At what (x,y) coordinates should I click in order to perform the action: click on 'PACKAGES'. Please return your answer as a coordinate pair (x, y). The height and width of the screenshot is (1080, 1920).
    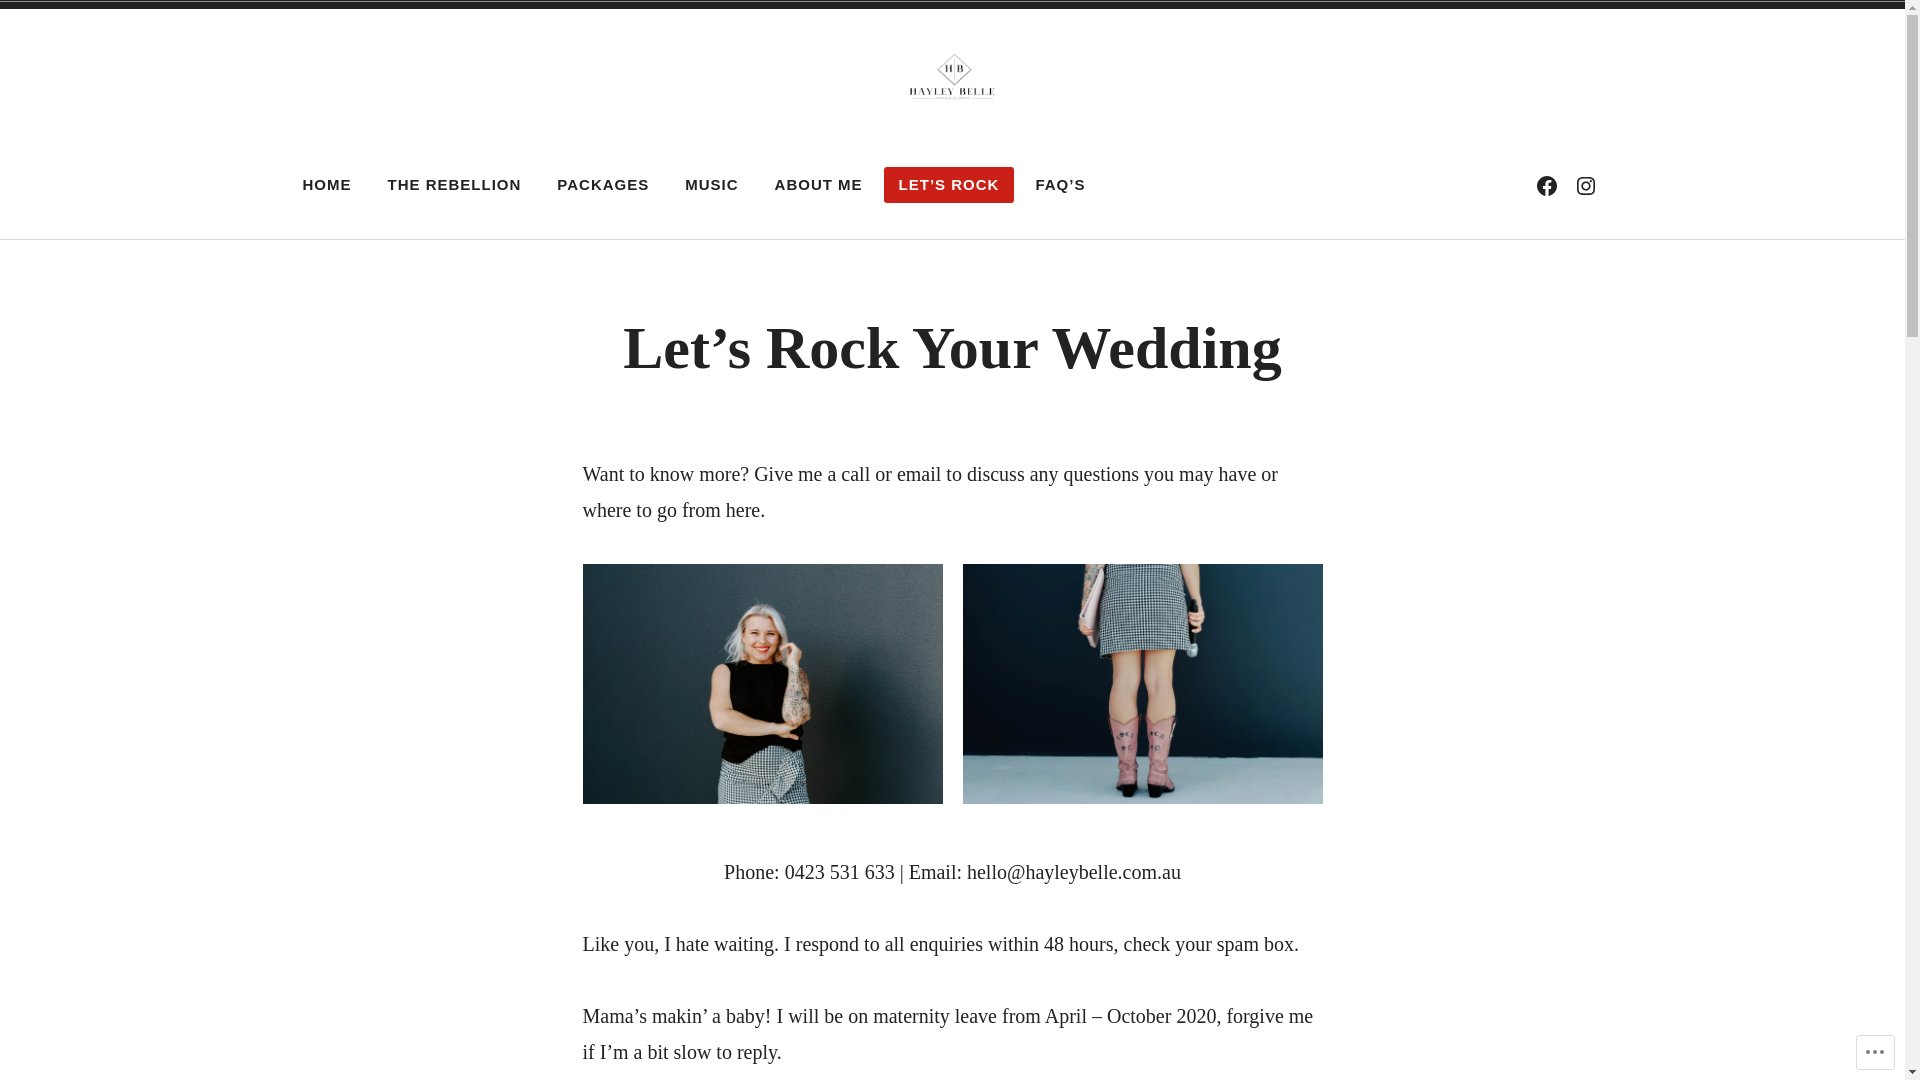
    Looking at the image, I should click on (602, 185).